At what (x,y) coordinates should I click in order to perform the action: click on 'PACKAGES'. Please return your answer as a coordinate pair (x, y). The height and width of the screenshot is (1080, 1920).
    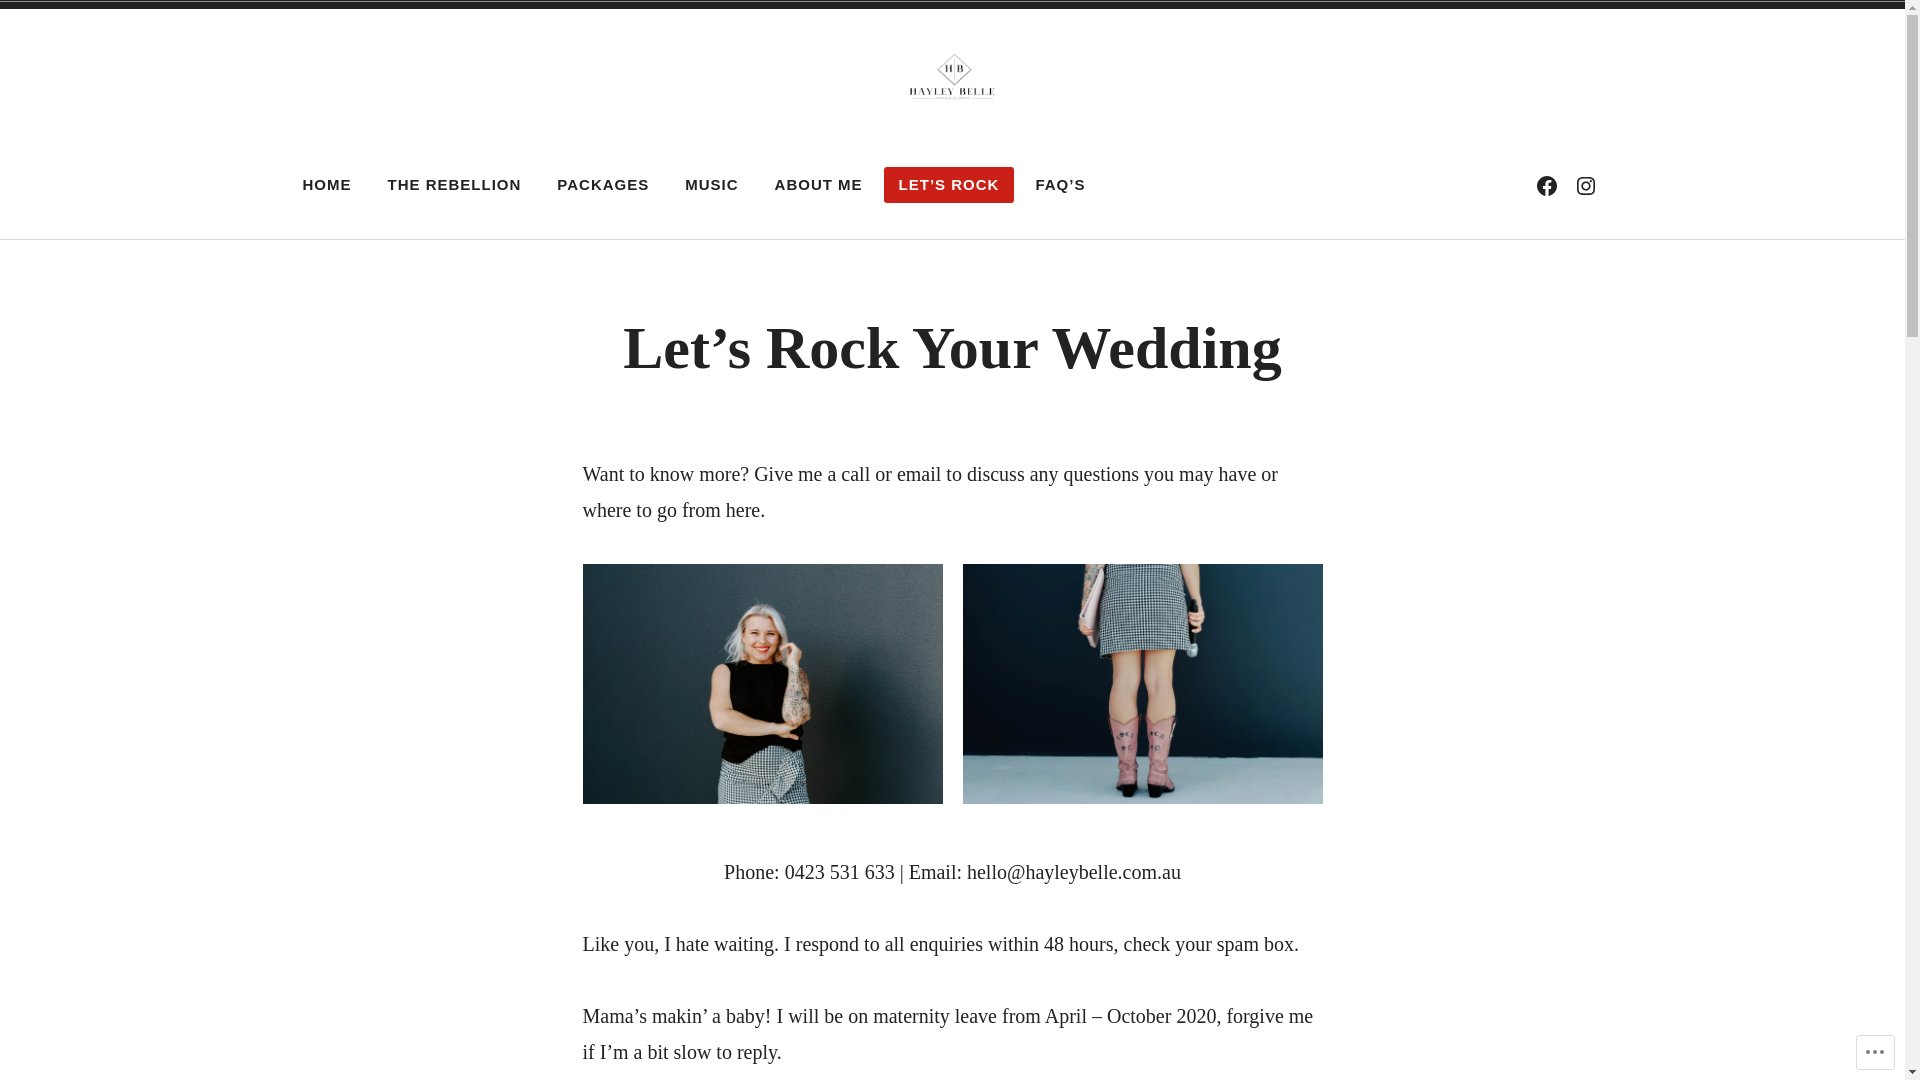
    Looking at the image, I should click on (602, 185).